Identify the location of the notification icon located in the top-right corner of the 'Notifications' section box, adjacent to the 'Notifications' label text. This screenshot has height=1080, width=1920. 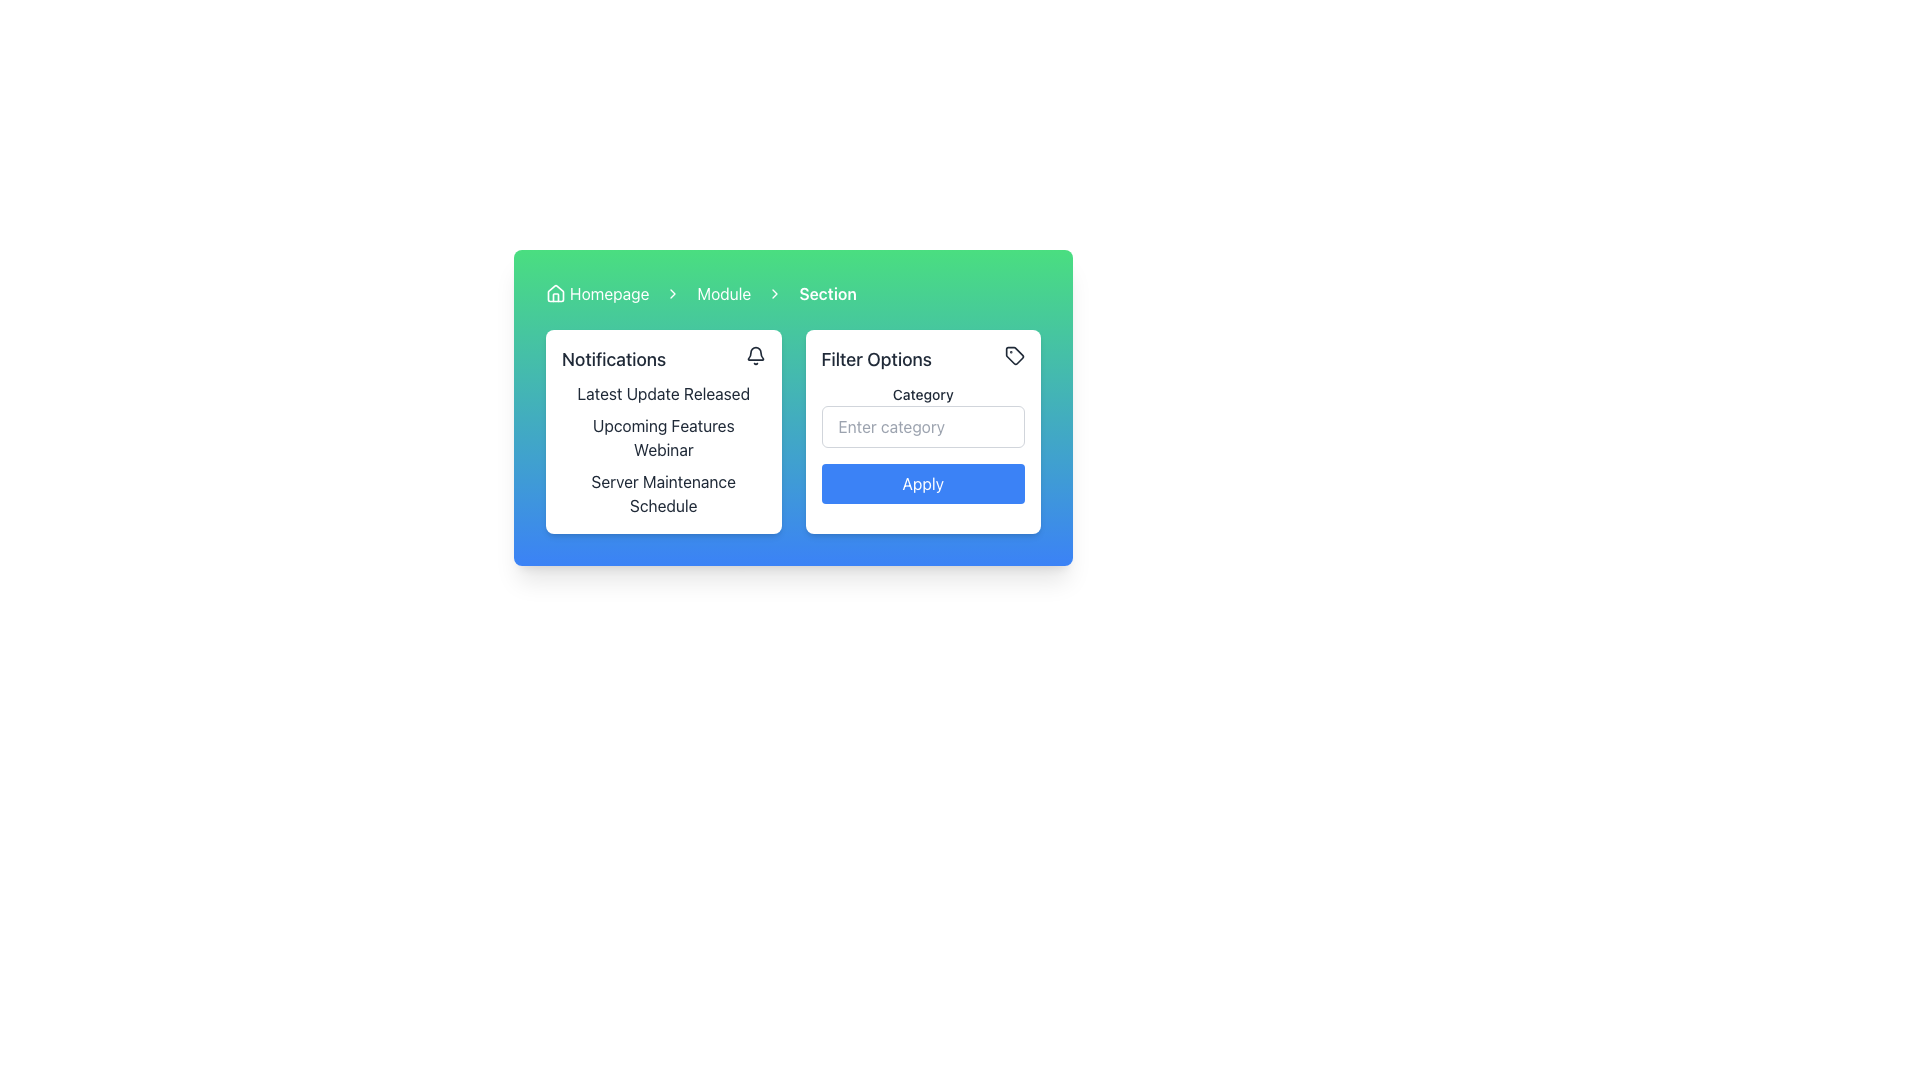
(754, 354).